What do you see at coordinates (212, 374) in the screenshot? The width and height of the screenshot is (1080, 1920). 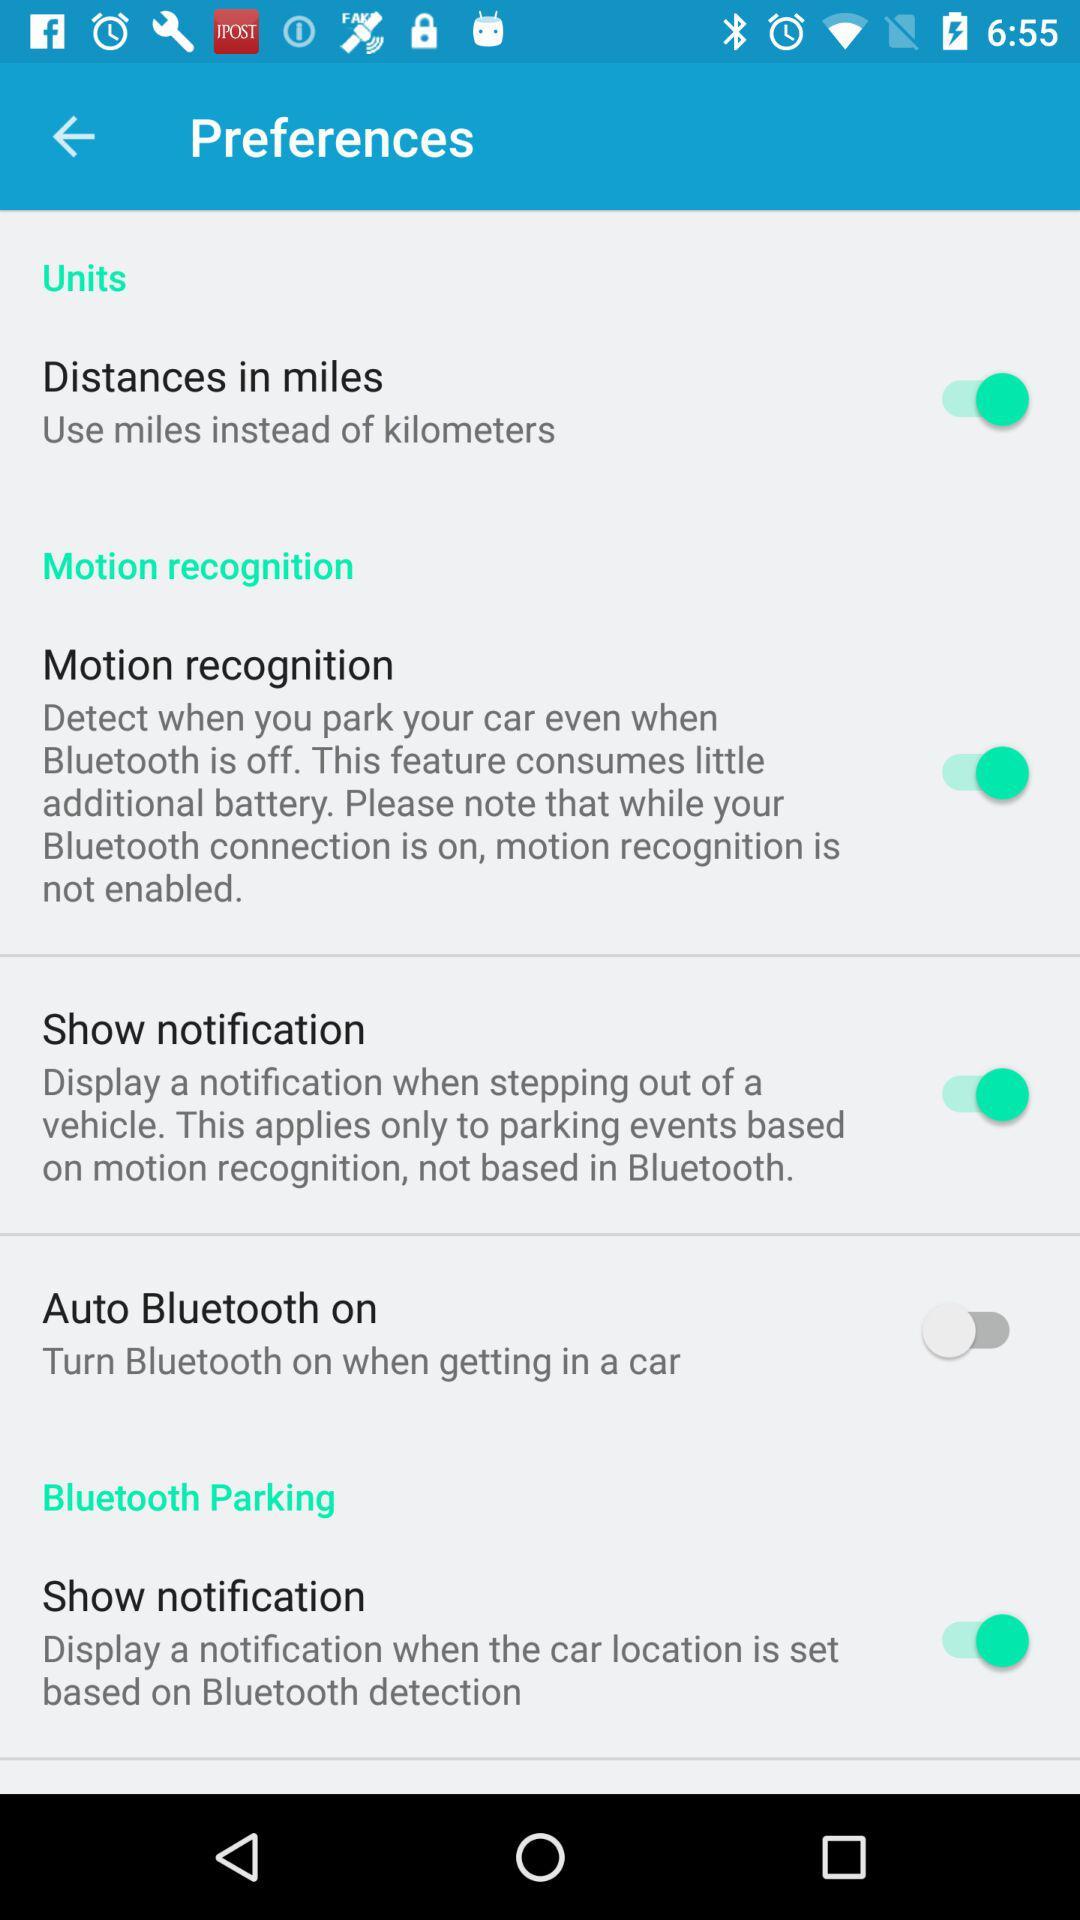 I see `distances in miles` at bounding box center [212, 374].